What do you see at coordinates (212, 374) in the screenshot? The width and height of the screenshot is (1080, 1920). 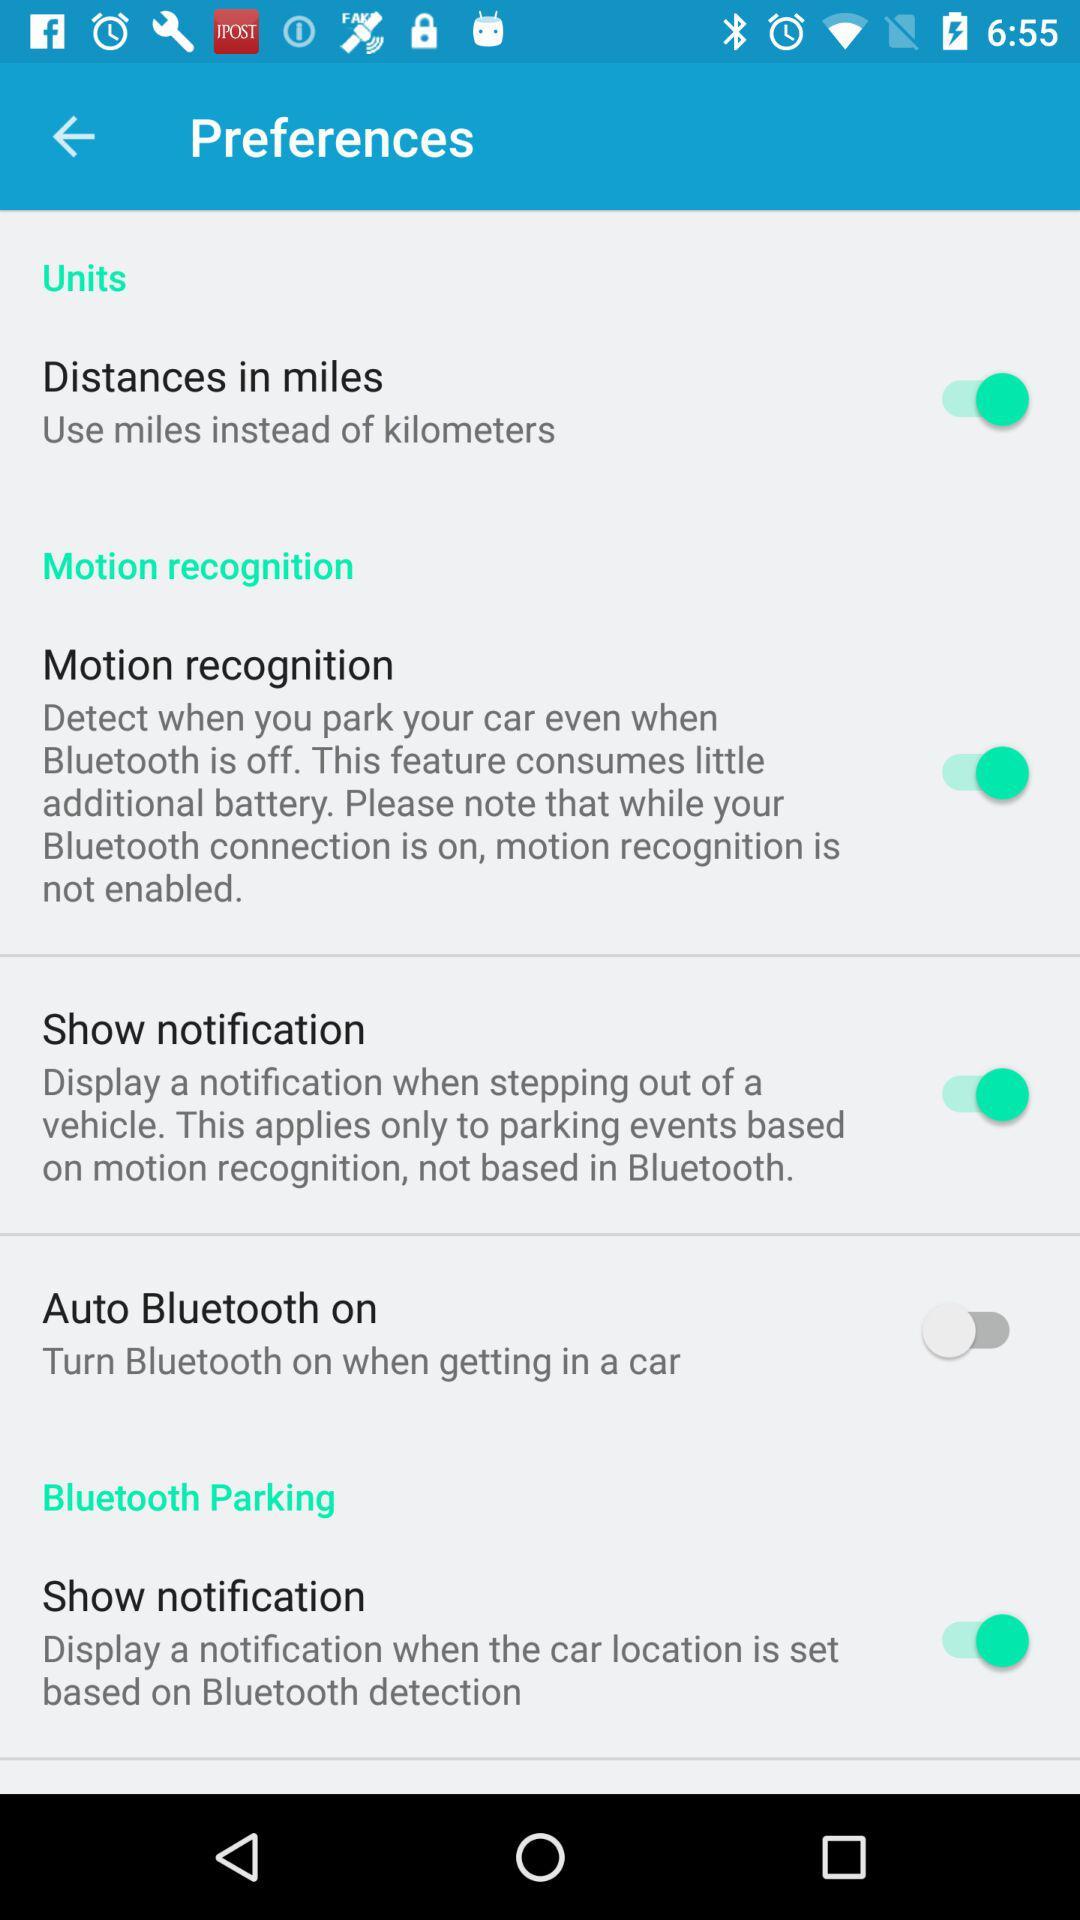 I see `distances in miles` at bounding box center [212, 374].